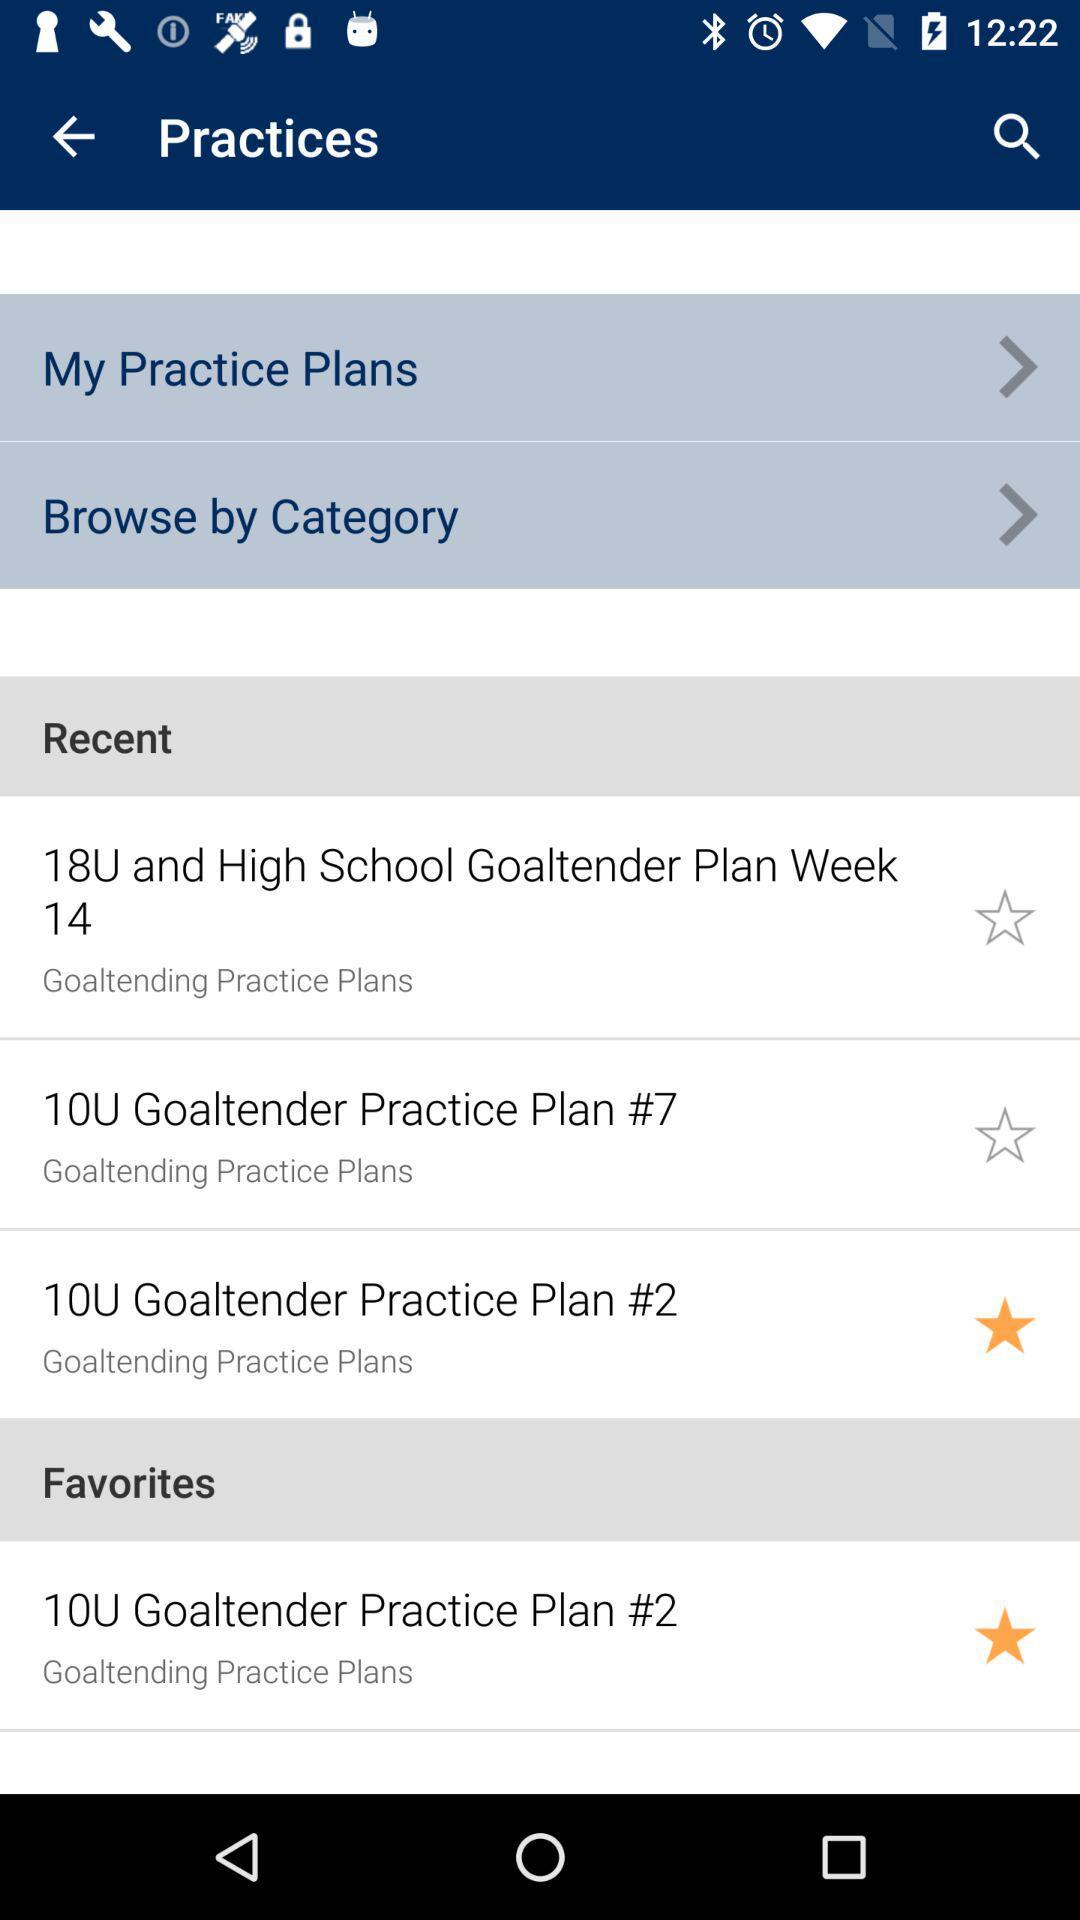  What do you see at coordinates (540, 1481) in the screenshot?
I see `the favorites` at bounding box center [540, 1481].